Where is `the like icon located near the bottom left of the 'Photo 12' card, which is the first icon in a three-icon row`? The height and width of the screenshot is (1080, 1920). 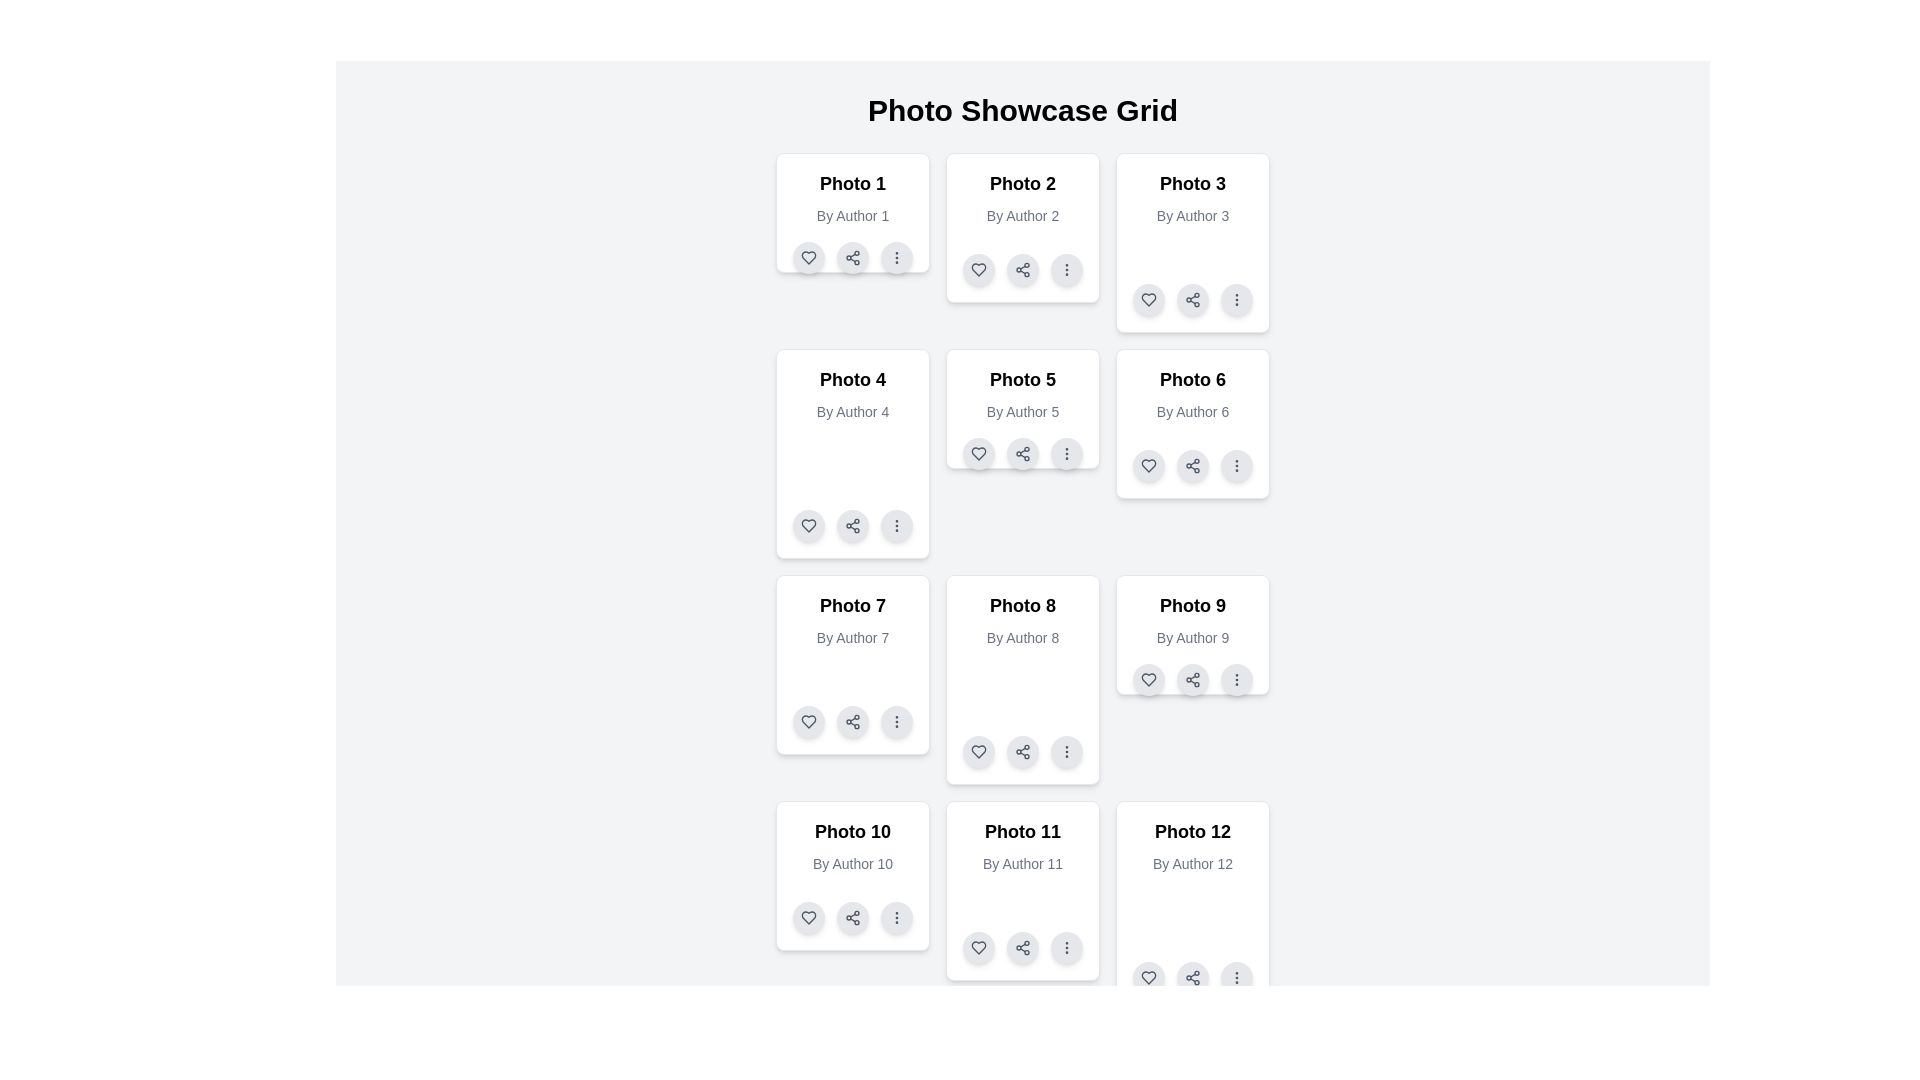
the like icon located near the bottom left of the 'Photo 12' card, which is the first icon in a three-icon row is located at coordinates (1148, 977).